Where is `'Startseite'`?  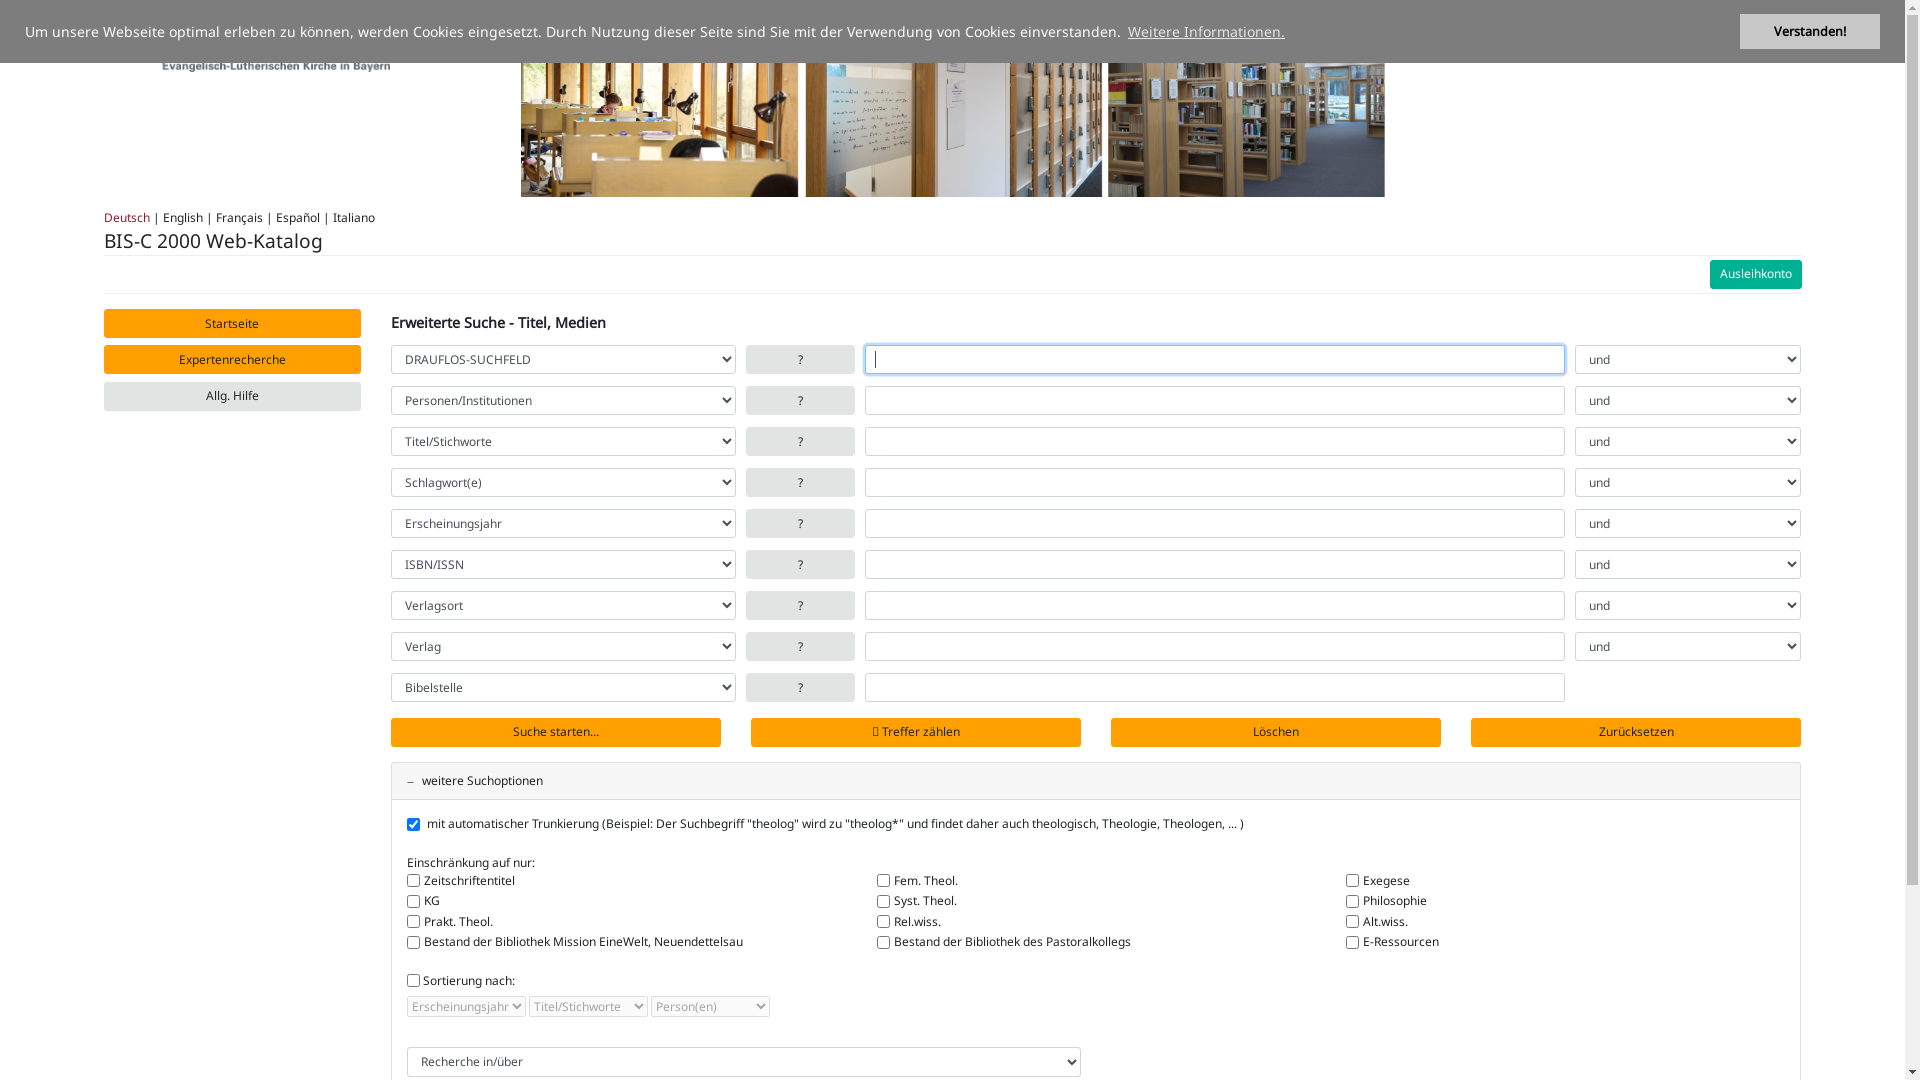 'Startseite' is located at coordinates (233, 322).